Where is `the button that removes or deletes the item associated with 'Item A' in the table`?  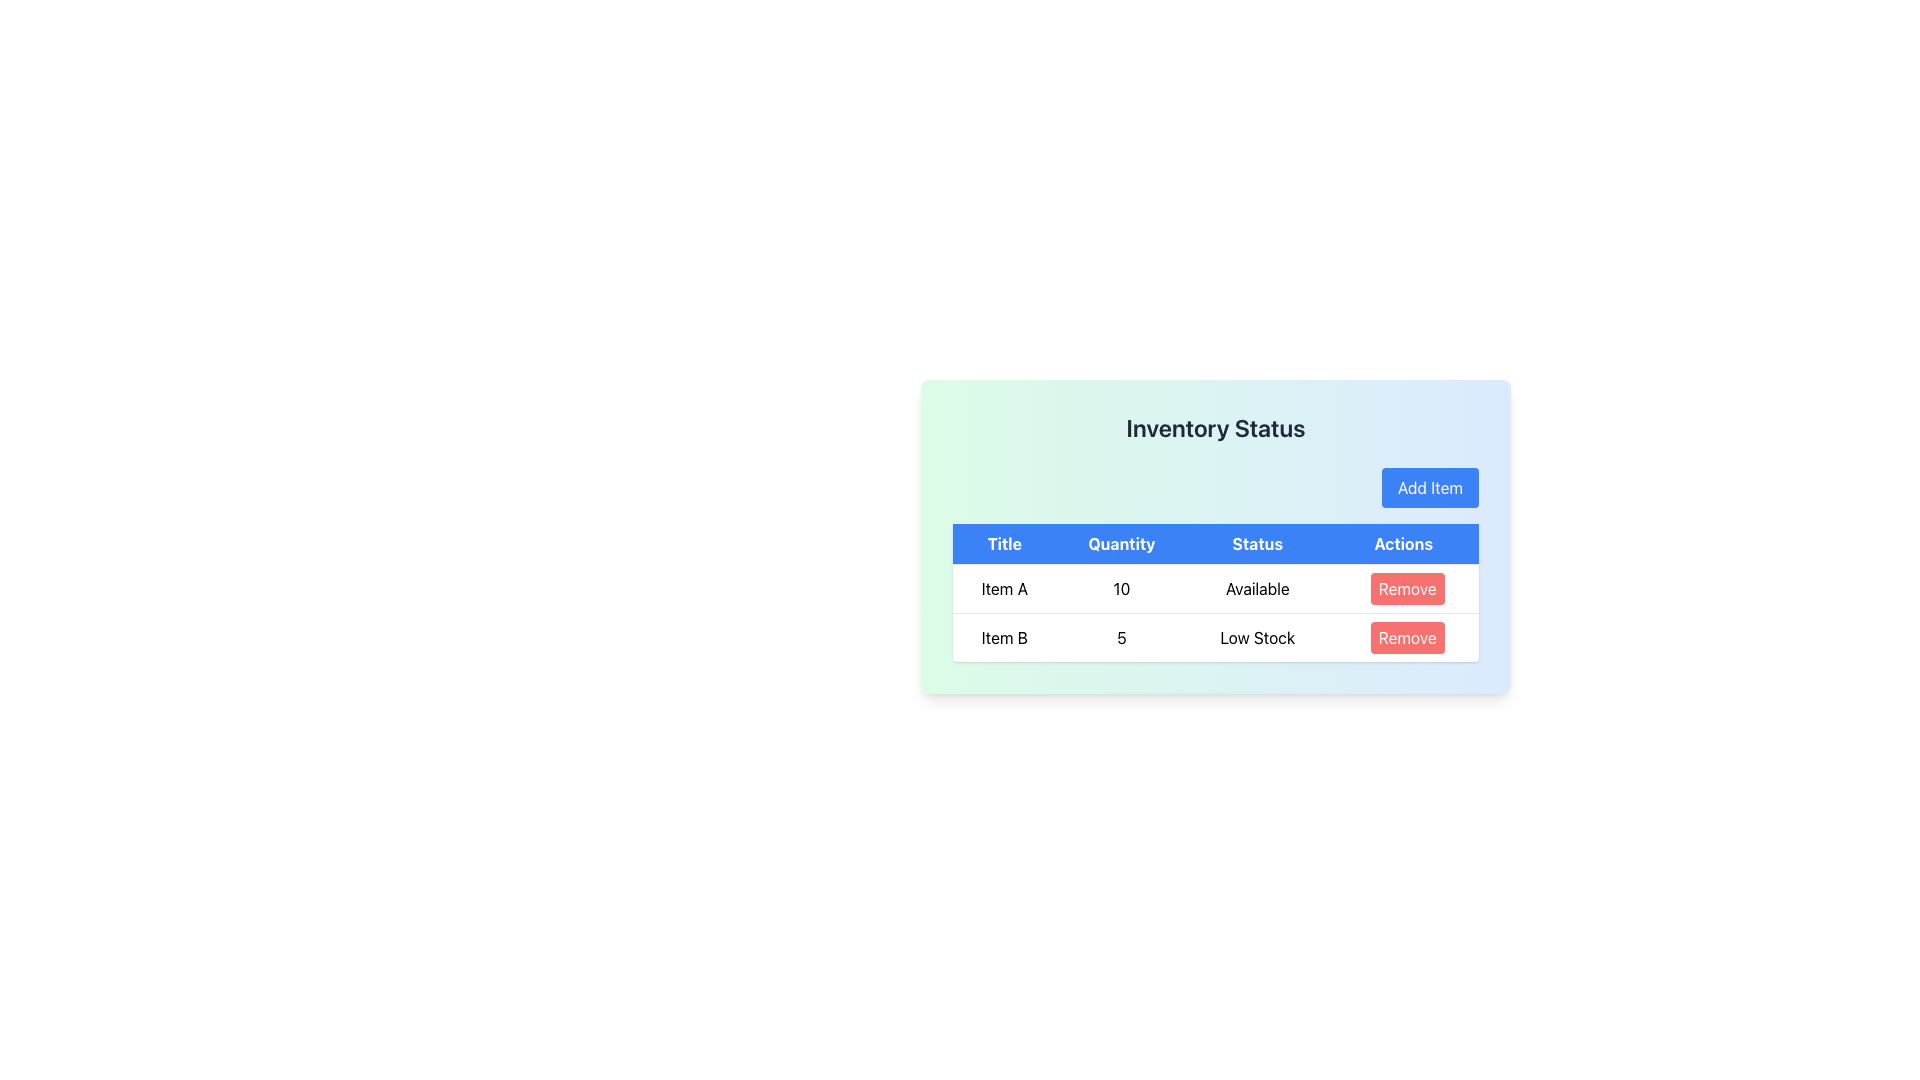 the button that removes or deletes the item associated with 'Item A' in the table is located at coordinates (1402, 588).